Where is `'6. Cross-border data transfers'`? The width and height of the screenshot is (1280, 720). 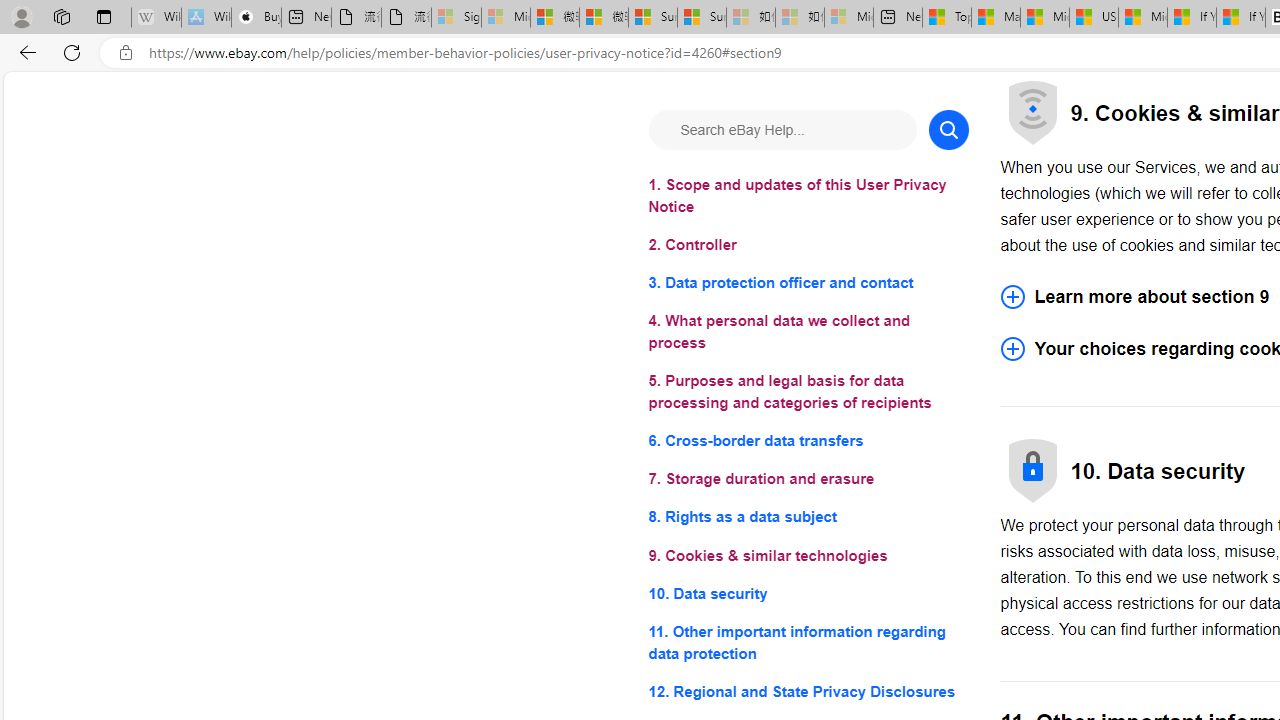
'6. Cross-border data transfers' is located at coordinates (808, 440).